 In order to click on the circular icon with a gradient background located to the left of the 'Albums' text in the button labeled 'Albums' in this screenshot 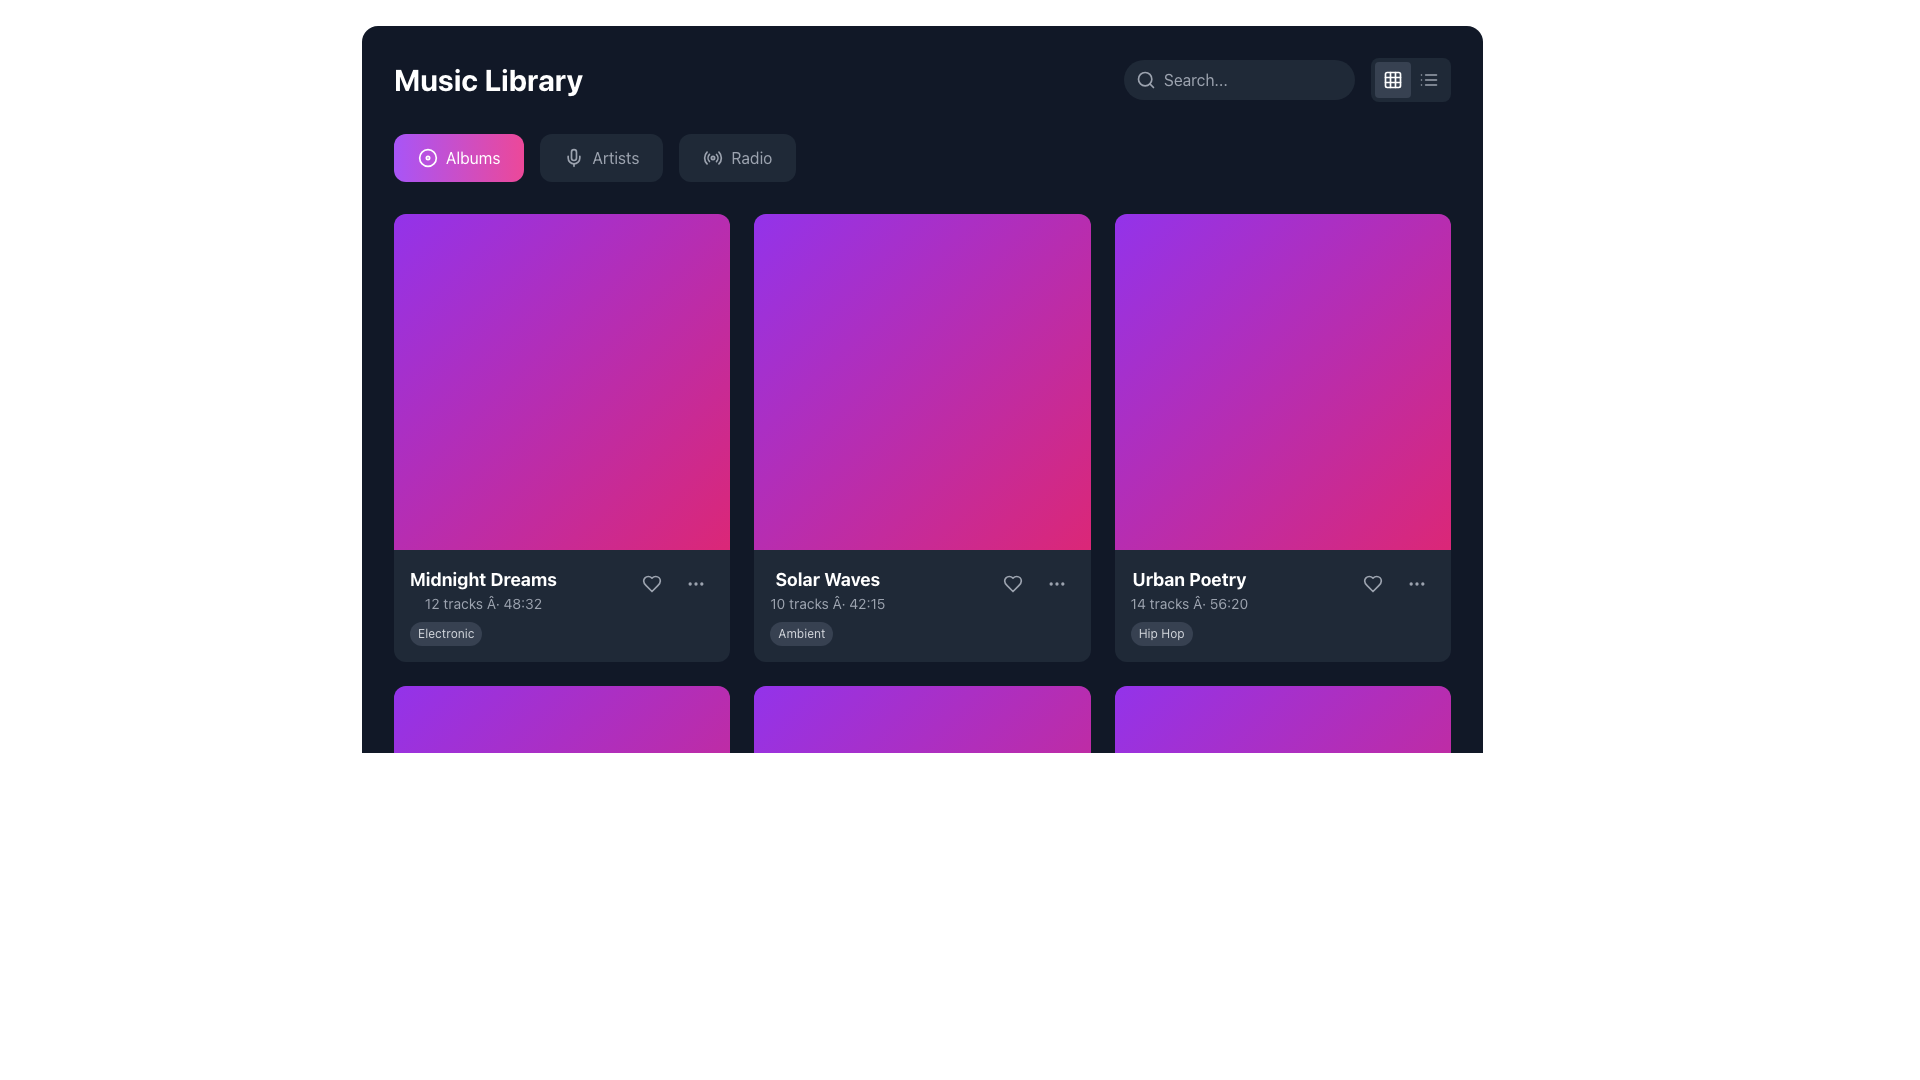, I will do `click(426, 157)`.